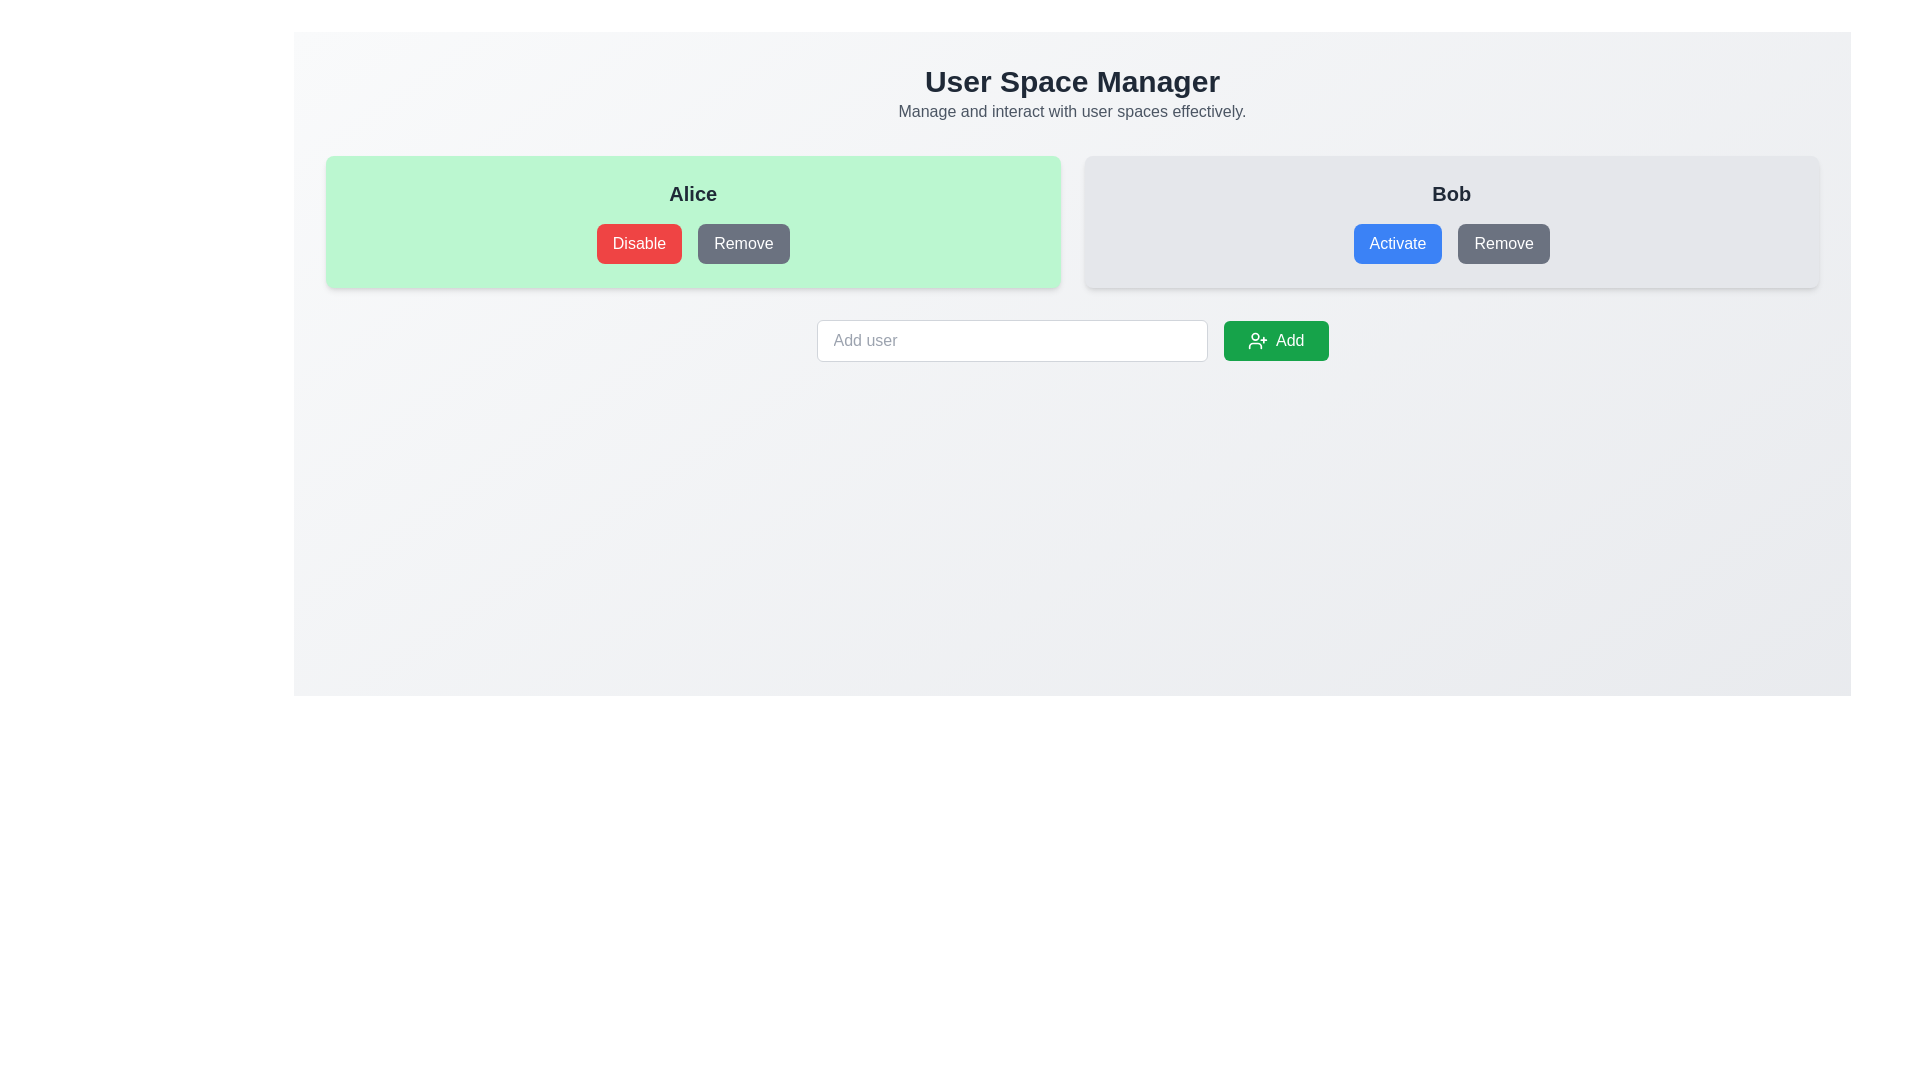 The image size is (1920, 1080). What do you see at coordinates (1504, 242) in the screenshot?
I see `the gray button labeled 'Remove', which is the rightmost button in the 'Bob' section` at bounding box center [1504, 242].